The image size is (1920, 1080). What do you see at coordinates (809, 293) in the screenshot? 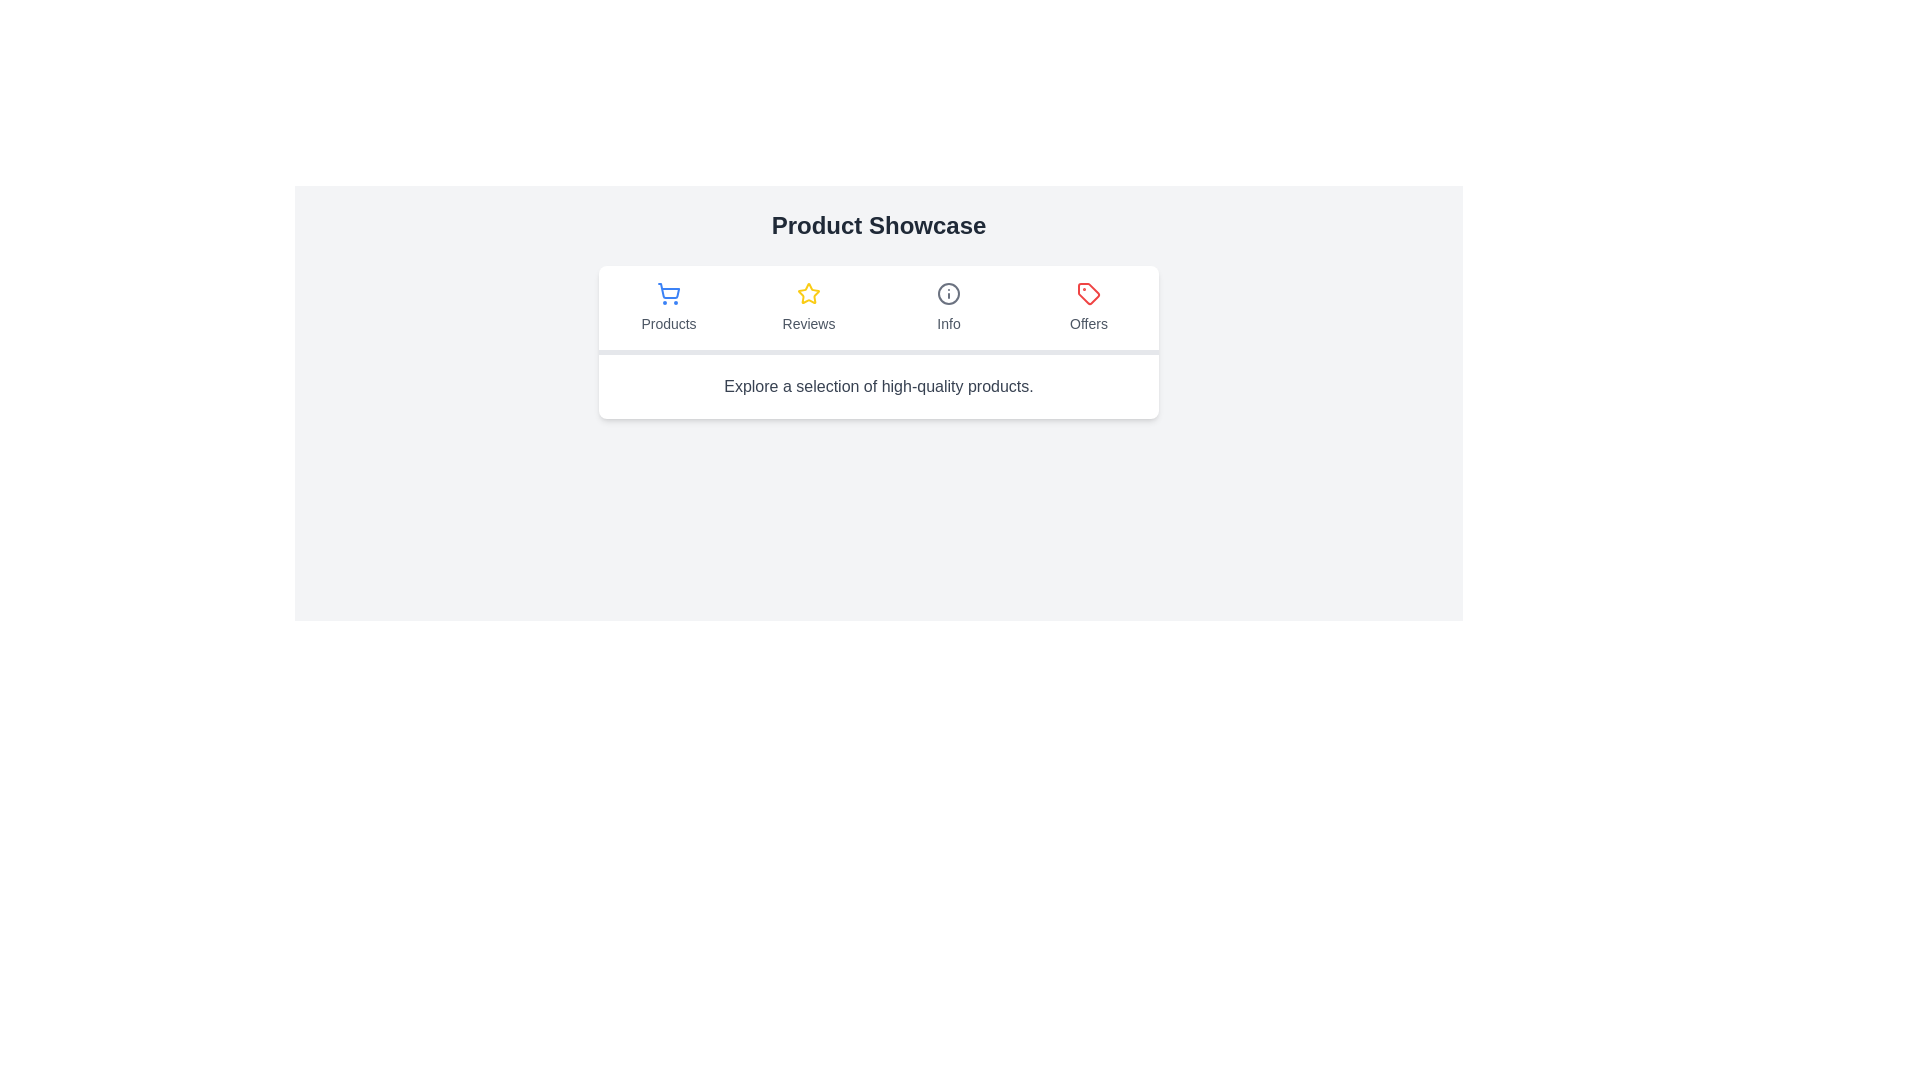
I see `the reviews section by clicking on the yellow star-shaped icon located above the 'Reviews' text label` at bounding box center [809, 293].